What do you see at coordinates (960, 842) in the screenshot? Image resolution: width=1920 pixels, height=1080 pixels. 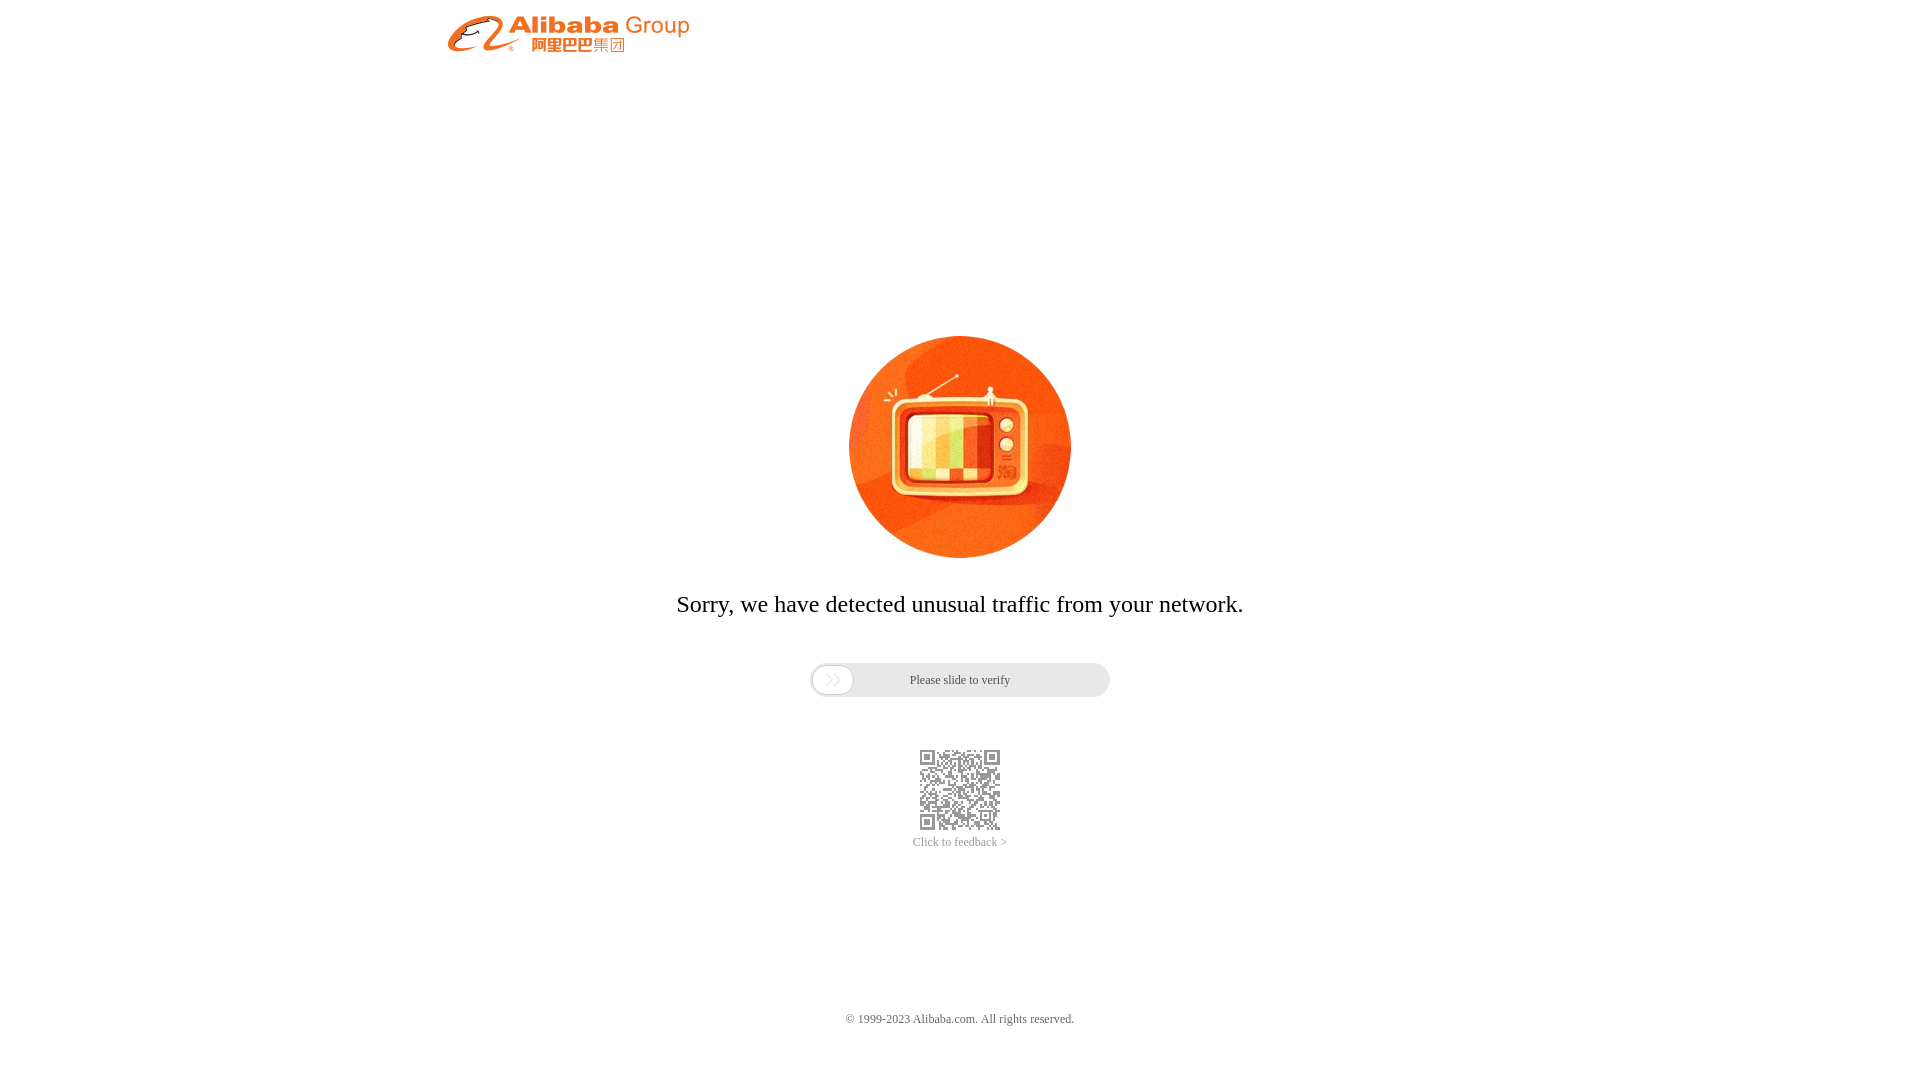 I see `'Click to feedback >'` at bounding box center [960, 842].